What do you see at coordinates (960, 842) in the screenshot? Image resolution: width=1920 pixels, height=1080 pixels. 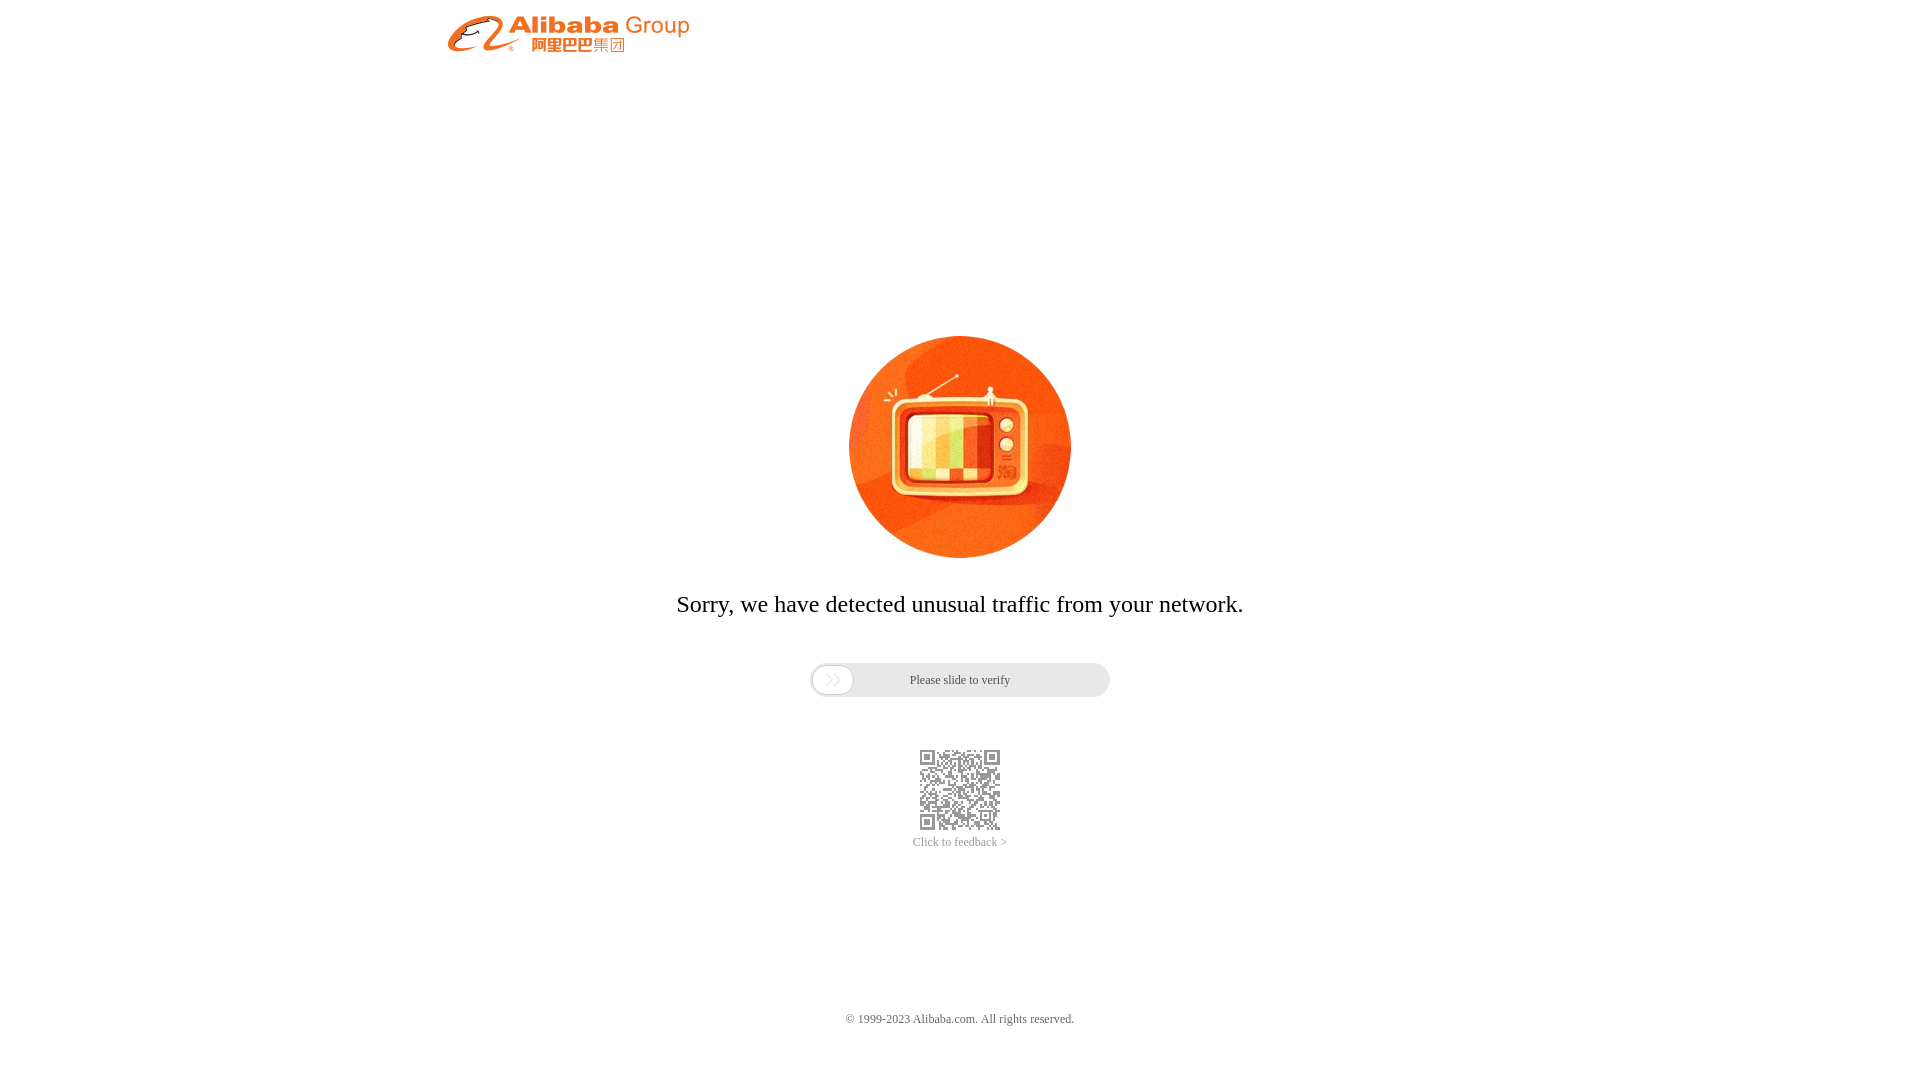 I see `'Click to feedback >'` at bounding box center [960, 842].